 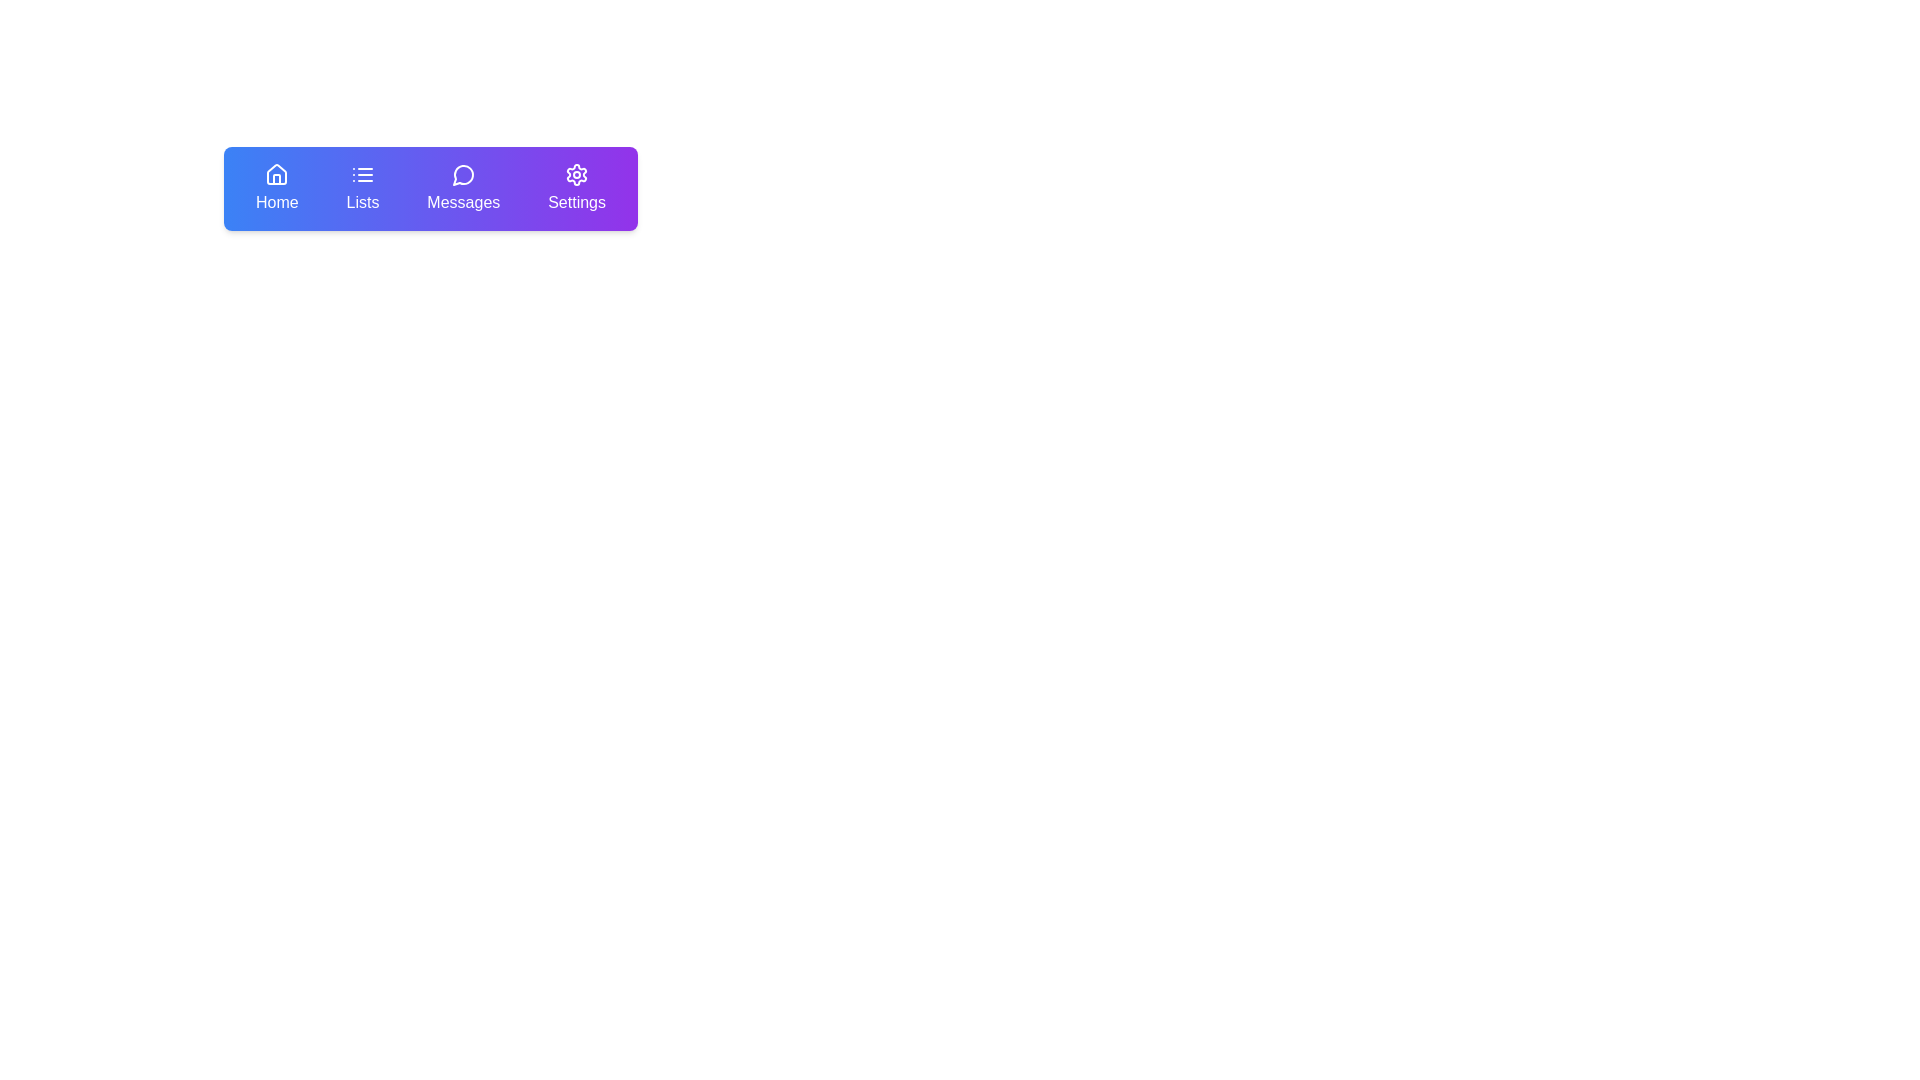 What do you see at coordinates (462, 174) in the screenshot?
I see `the circular message bubble icon located in the third position of the horizontal navigation bar, between the 'Lists' icon and the 'Settings' icon` at bounding box center [462, 174].